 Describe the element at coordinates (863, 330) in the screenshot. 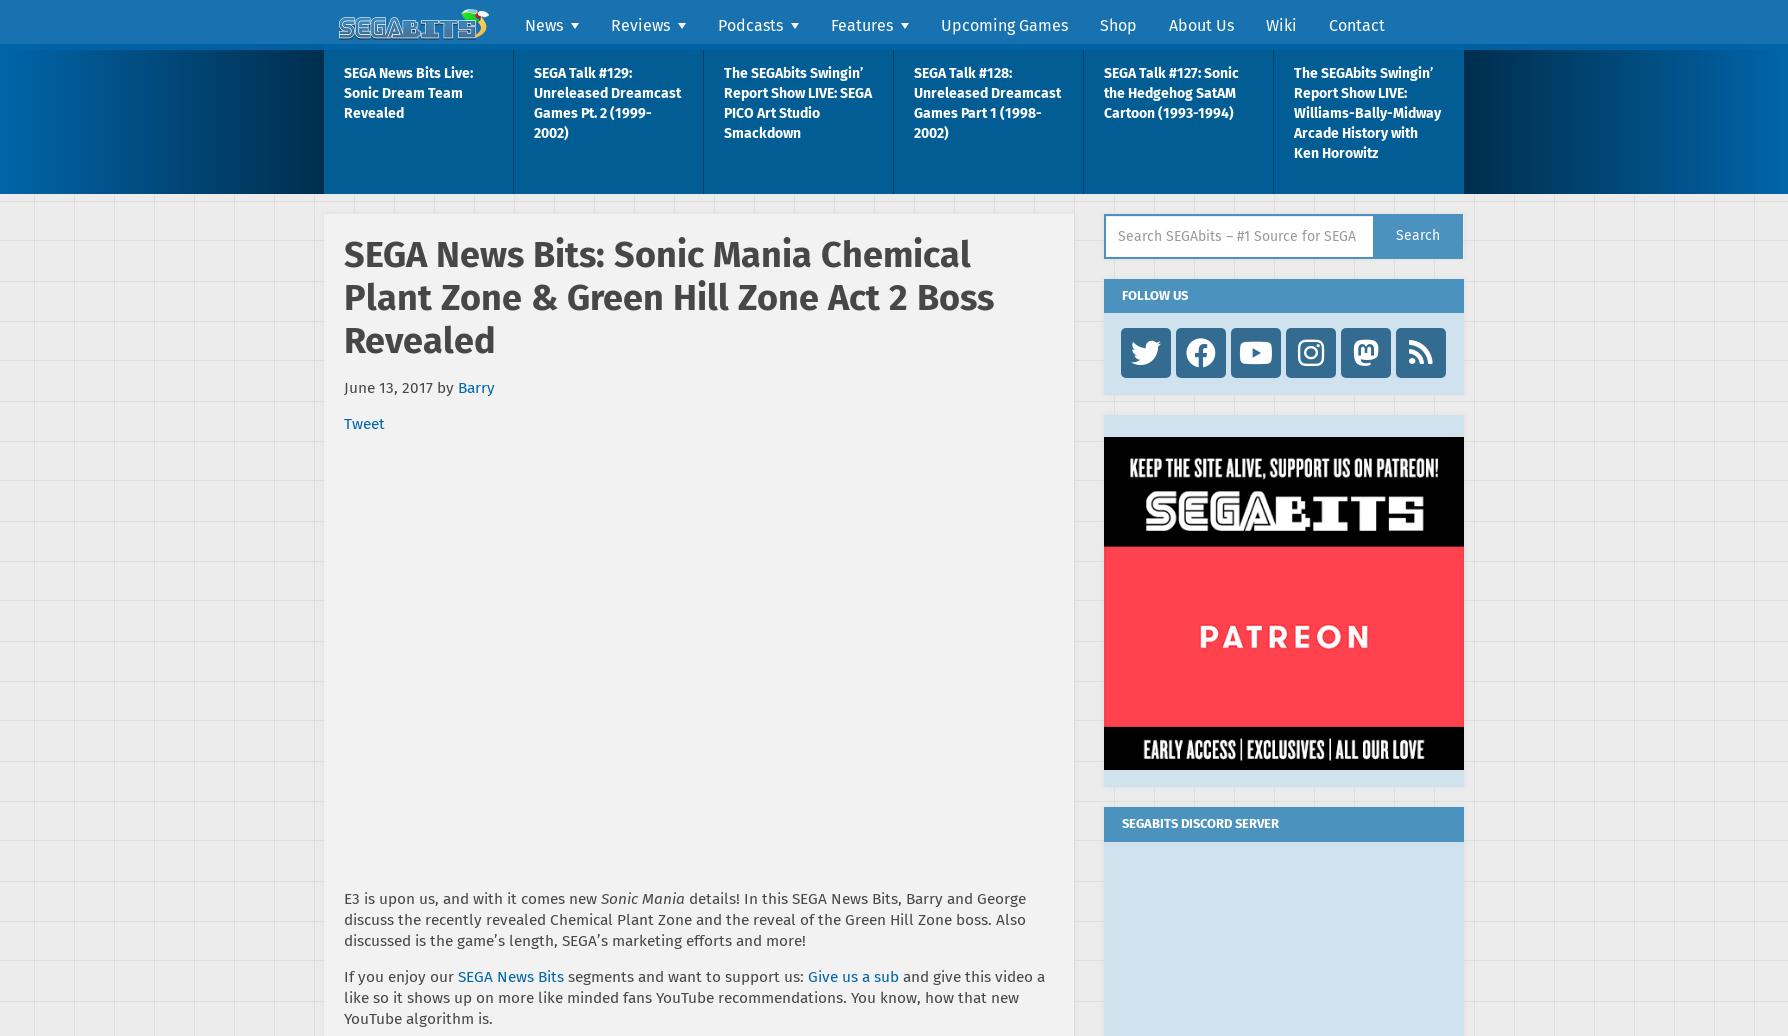

I see `'SEGA Ads'` at that location.